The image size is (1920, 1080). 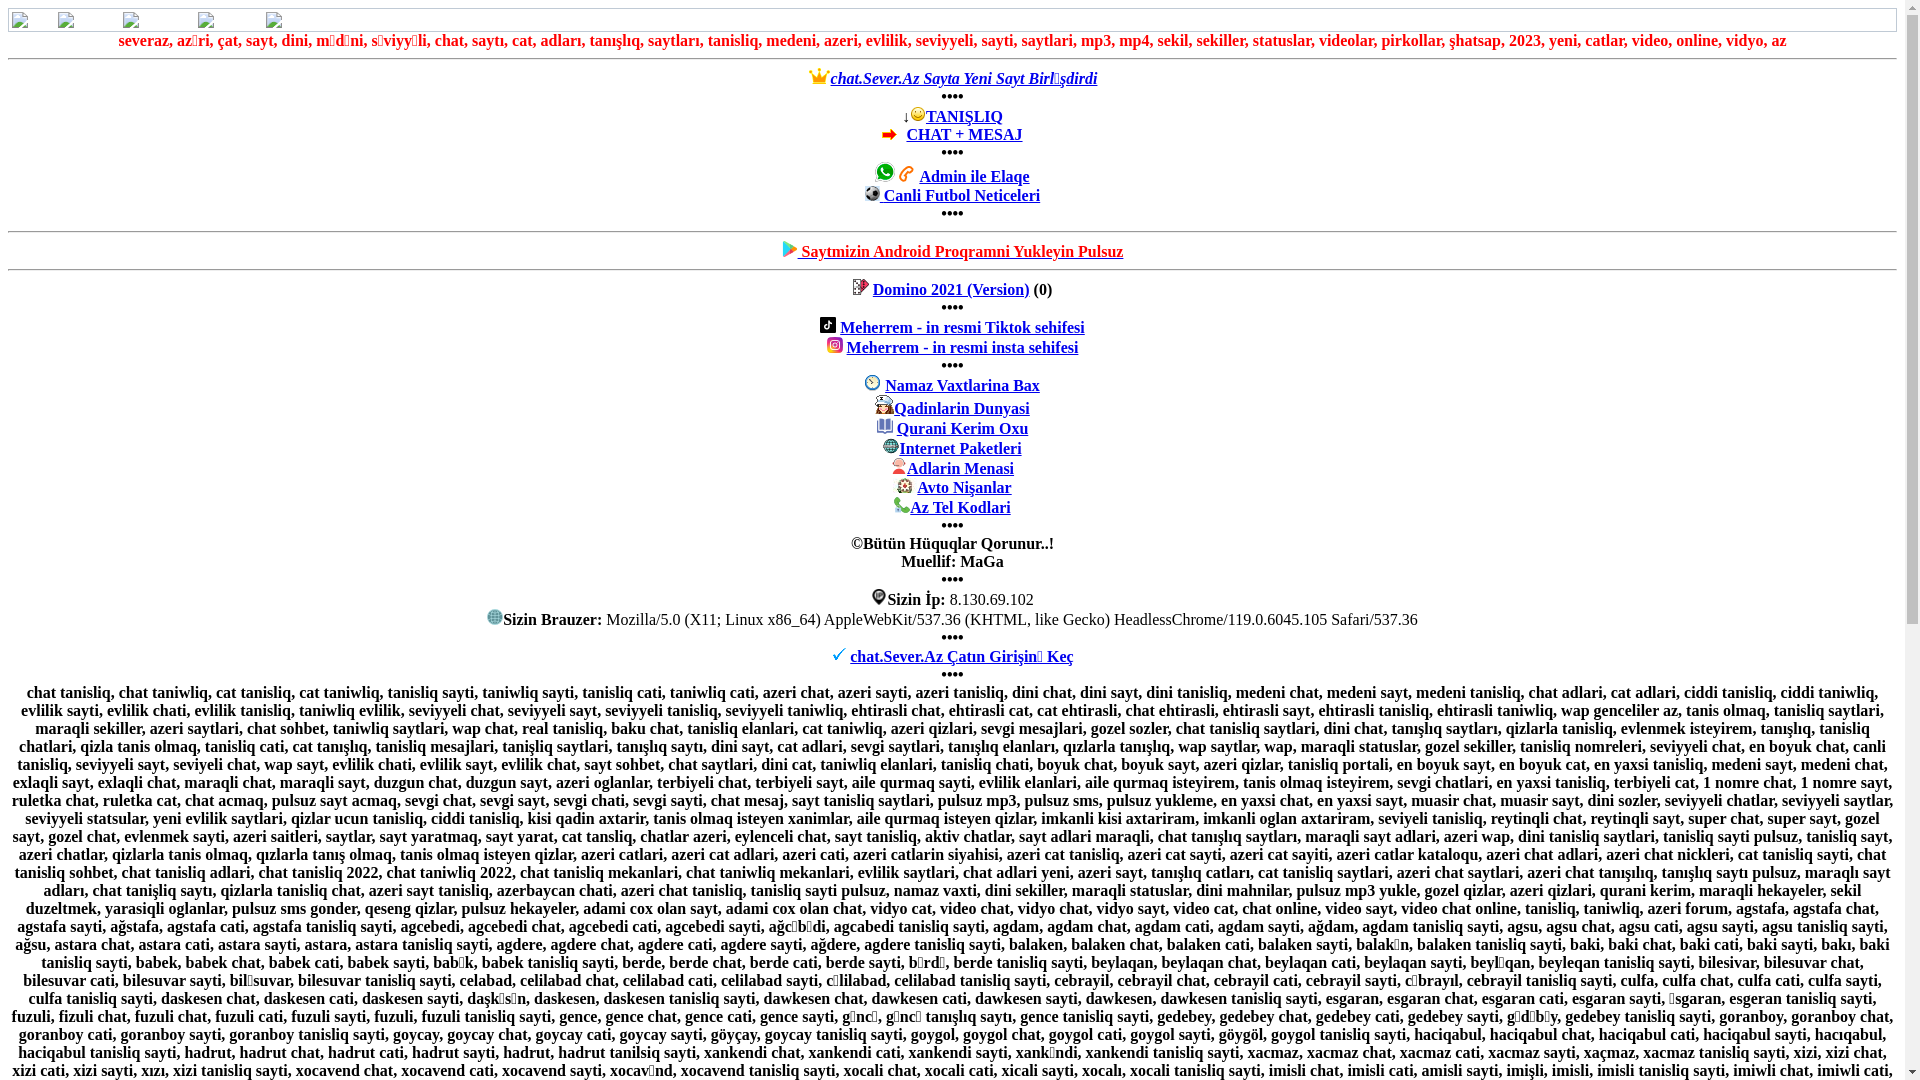 What do you see at coordinates (960, 250) in the screenshot?
I see `'Saytmizin Android Proqramni Yukleyin Pulsuz'` at bounding box center [960, 250].